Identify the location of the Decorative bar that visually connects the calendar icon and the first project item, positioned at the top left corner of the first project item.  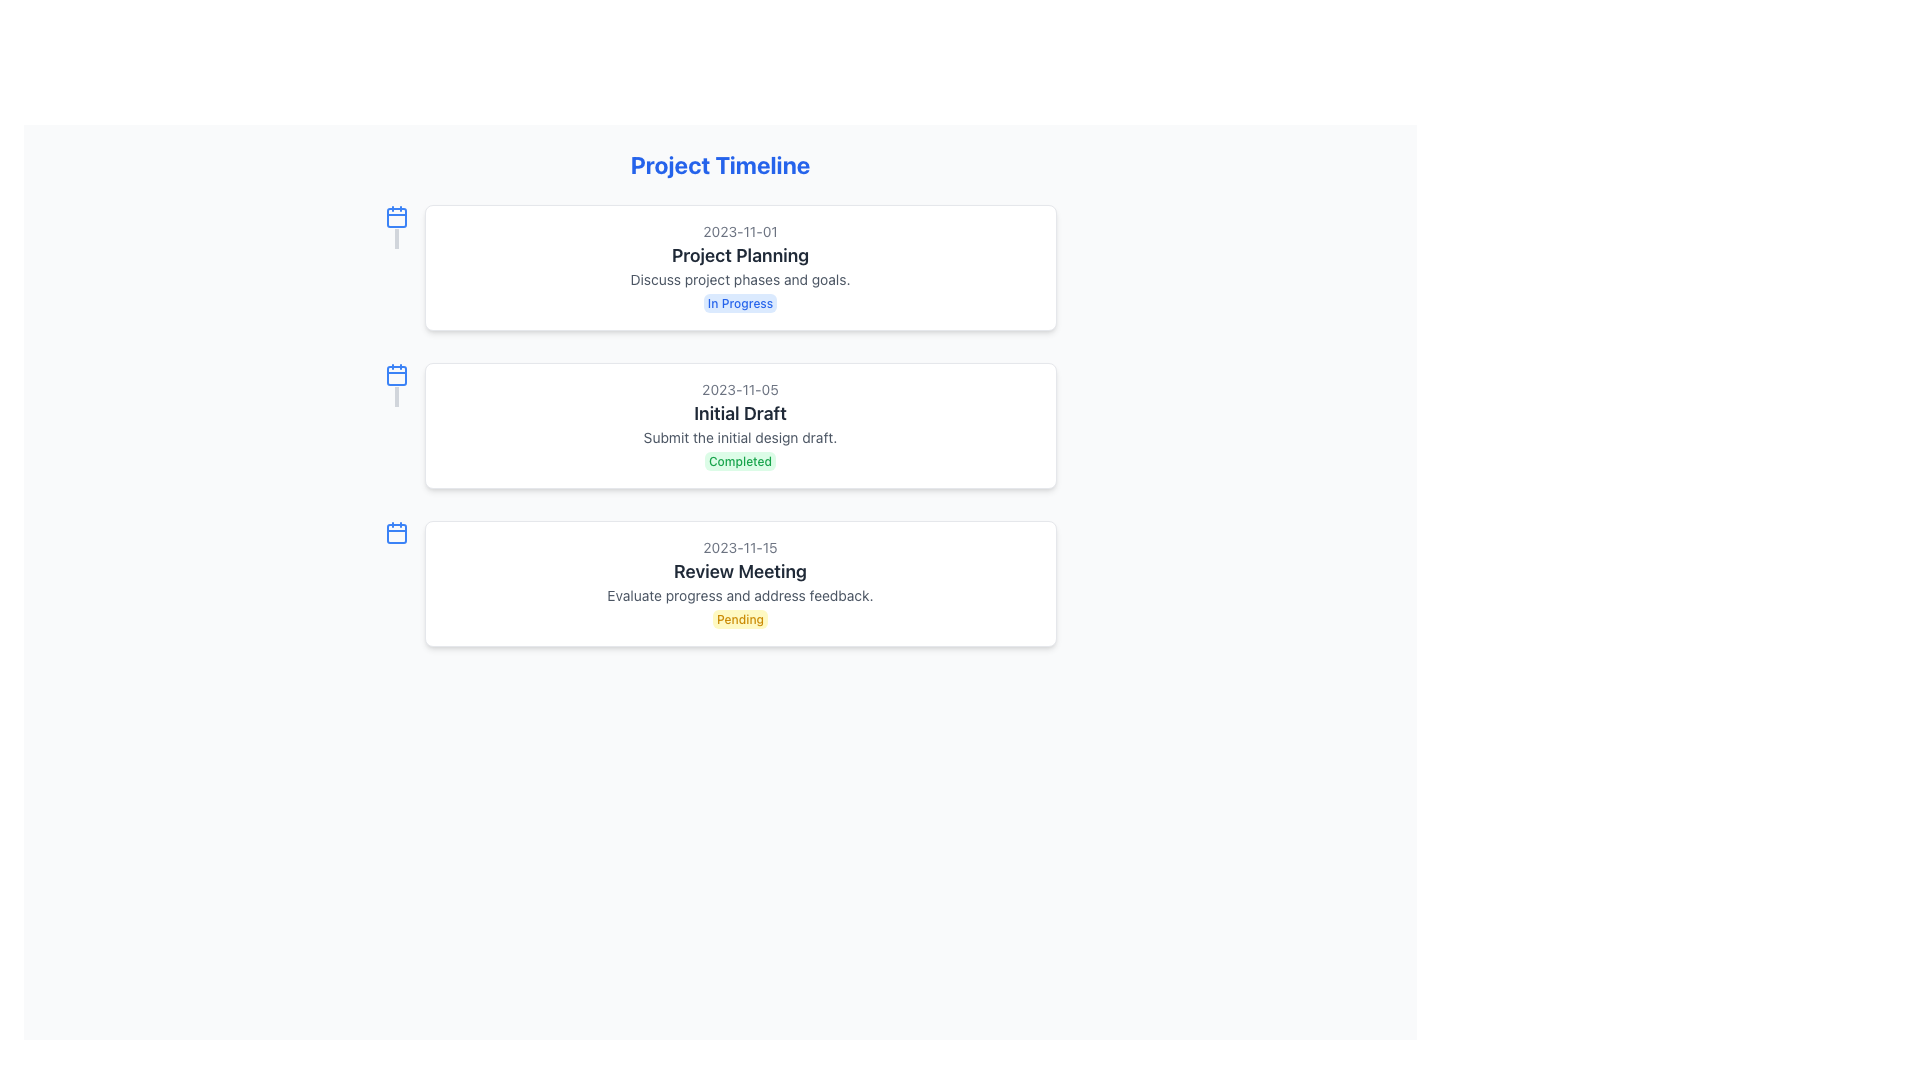
(396, 226).